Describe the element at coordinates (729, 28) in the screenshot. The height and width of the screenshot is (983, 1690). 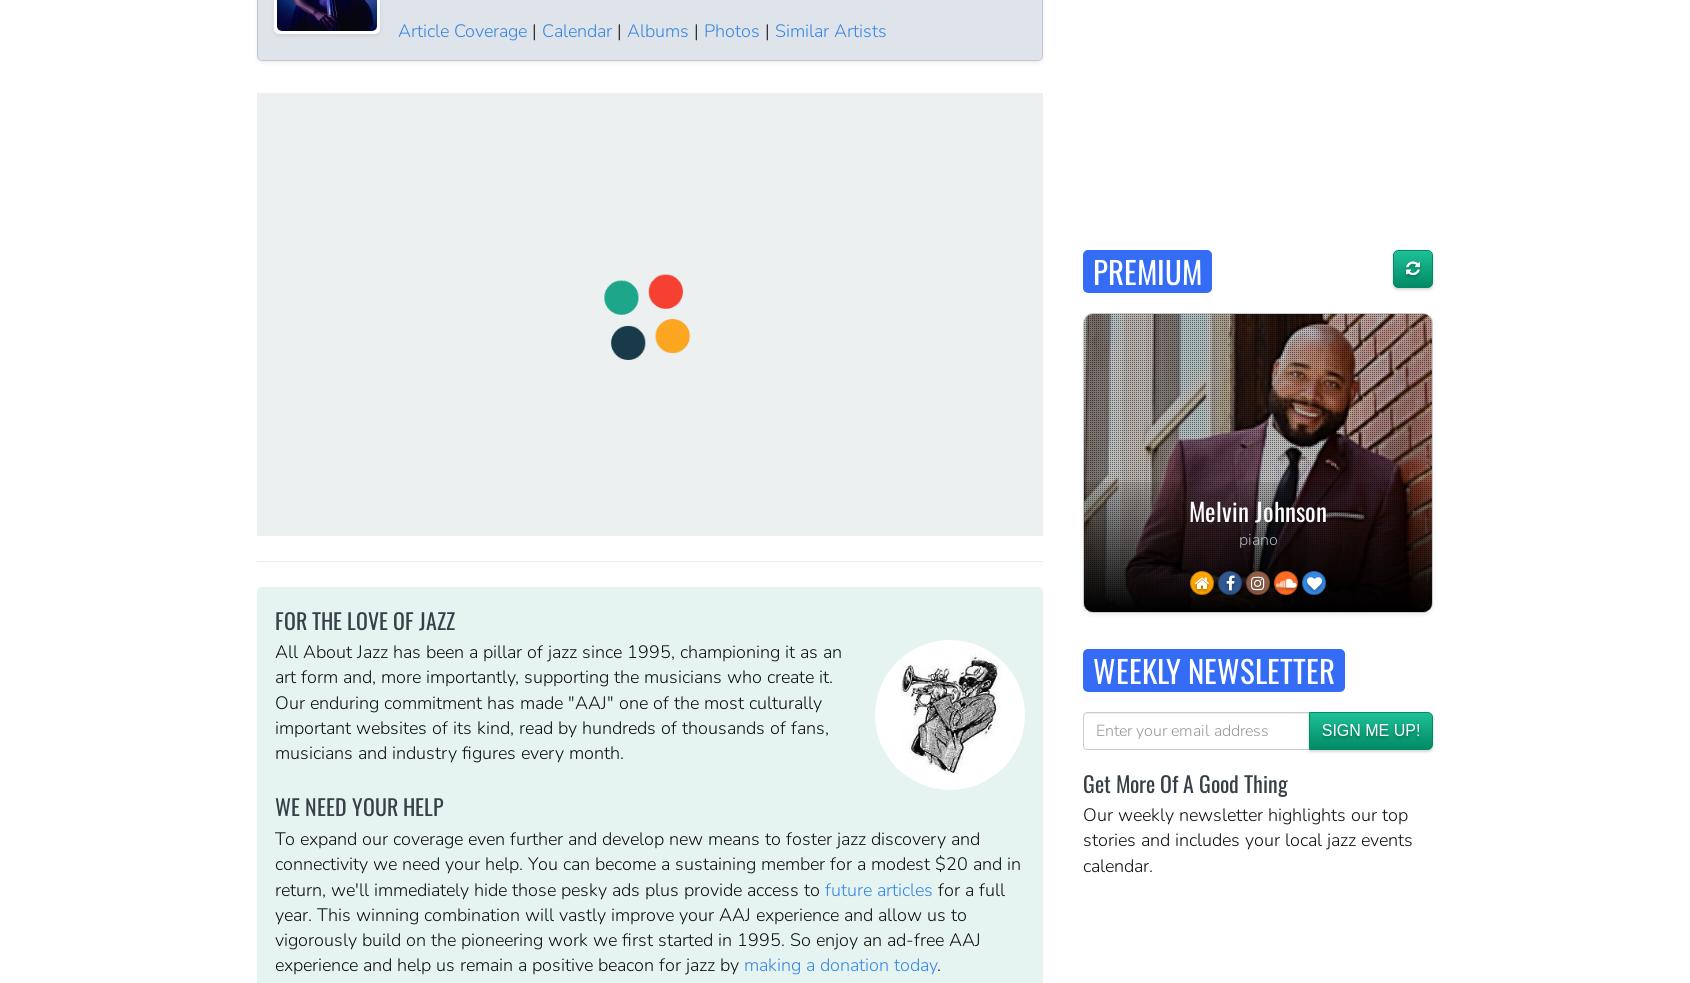
I see `'Photos'` at that location.